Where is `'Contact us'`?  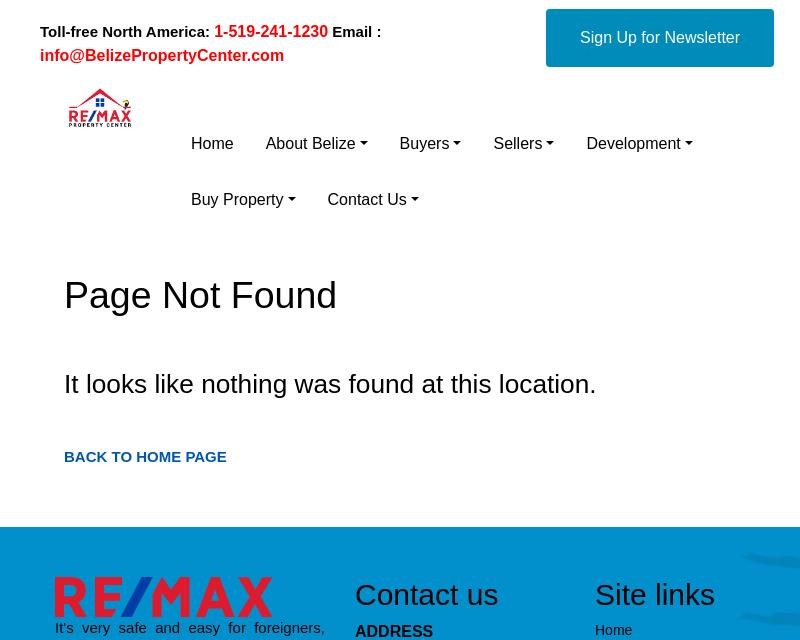 'Contact us' is located at coordinates (426, 592).